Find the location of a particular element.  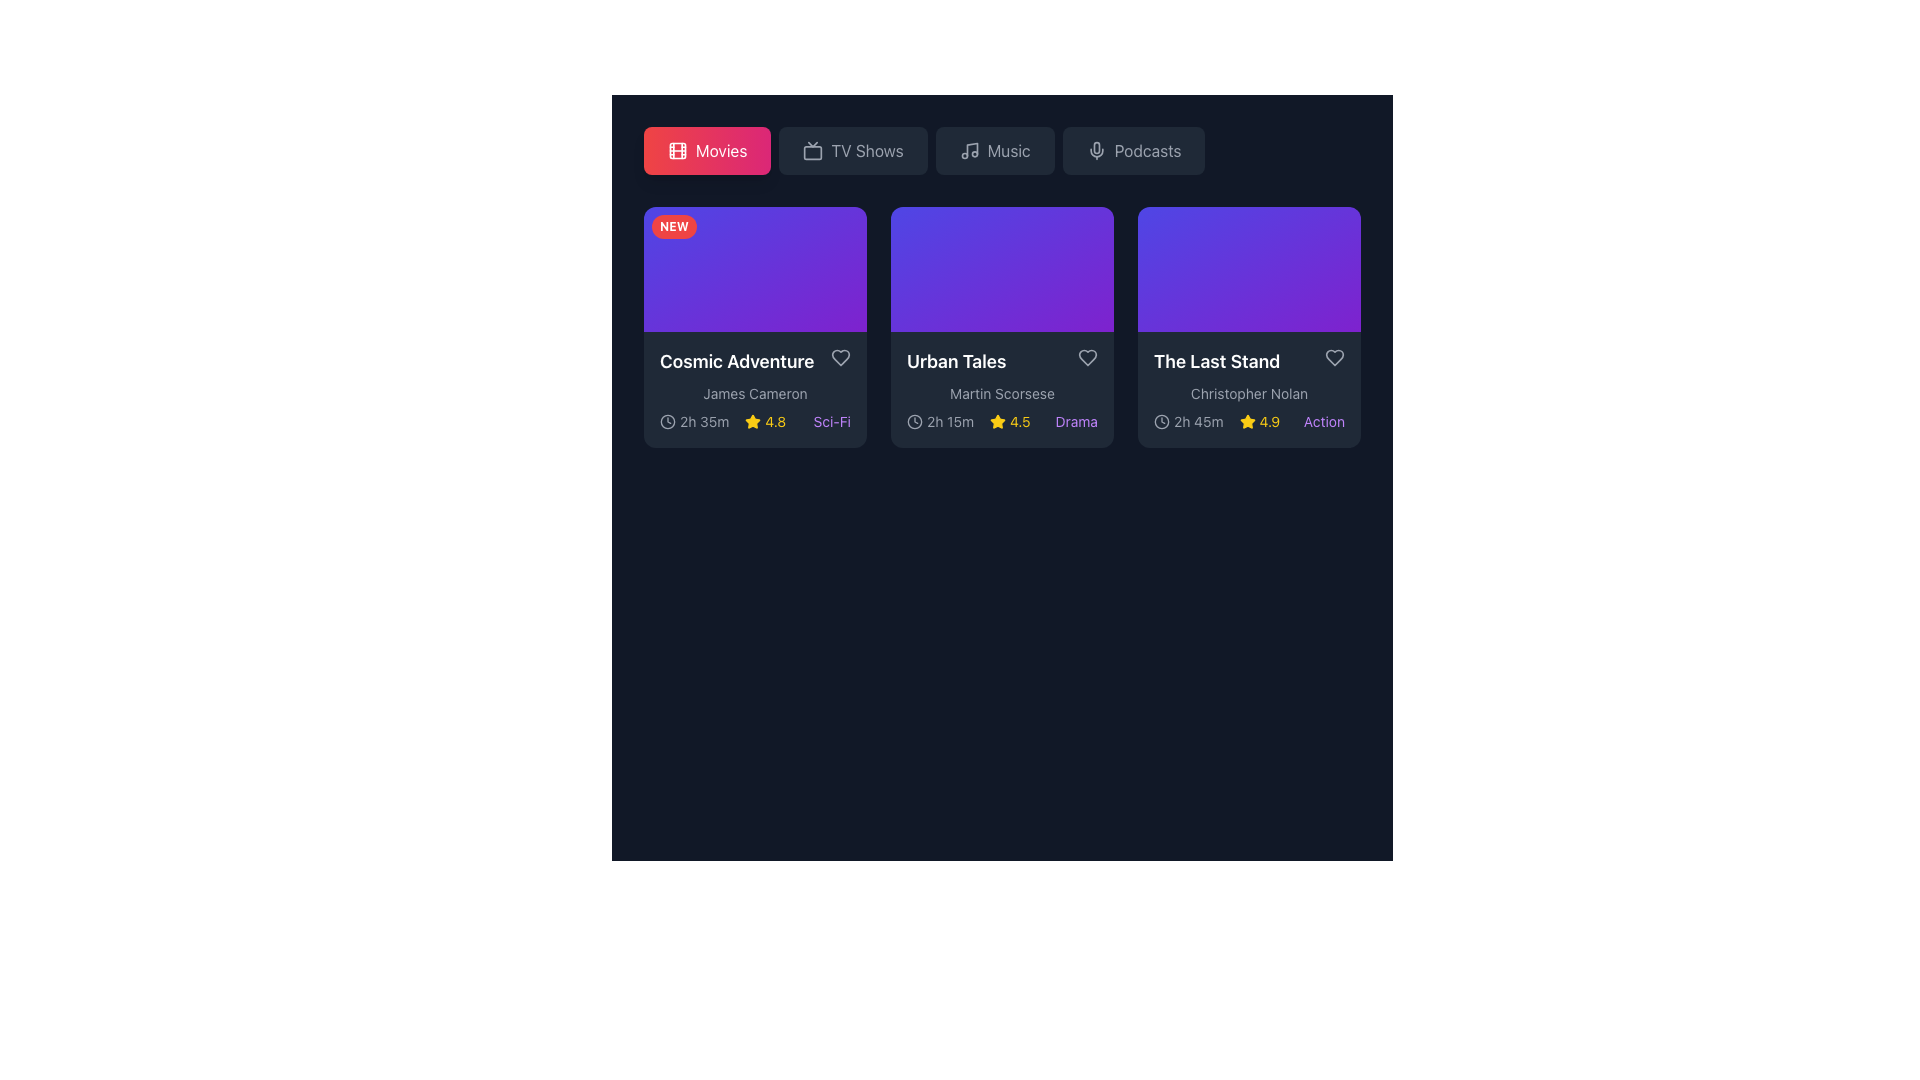

the play button located at the center of the card titled 'The Last Stand' to play the associated content is located at coordinates (1248, 268).